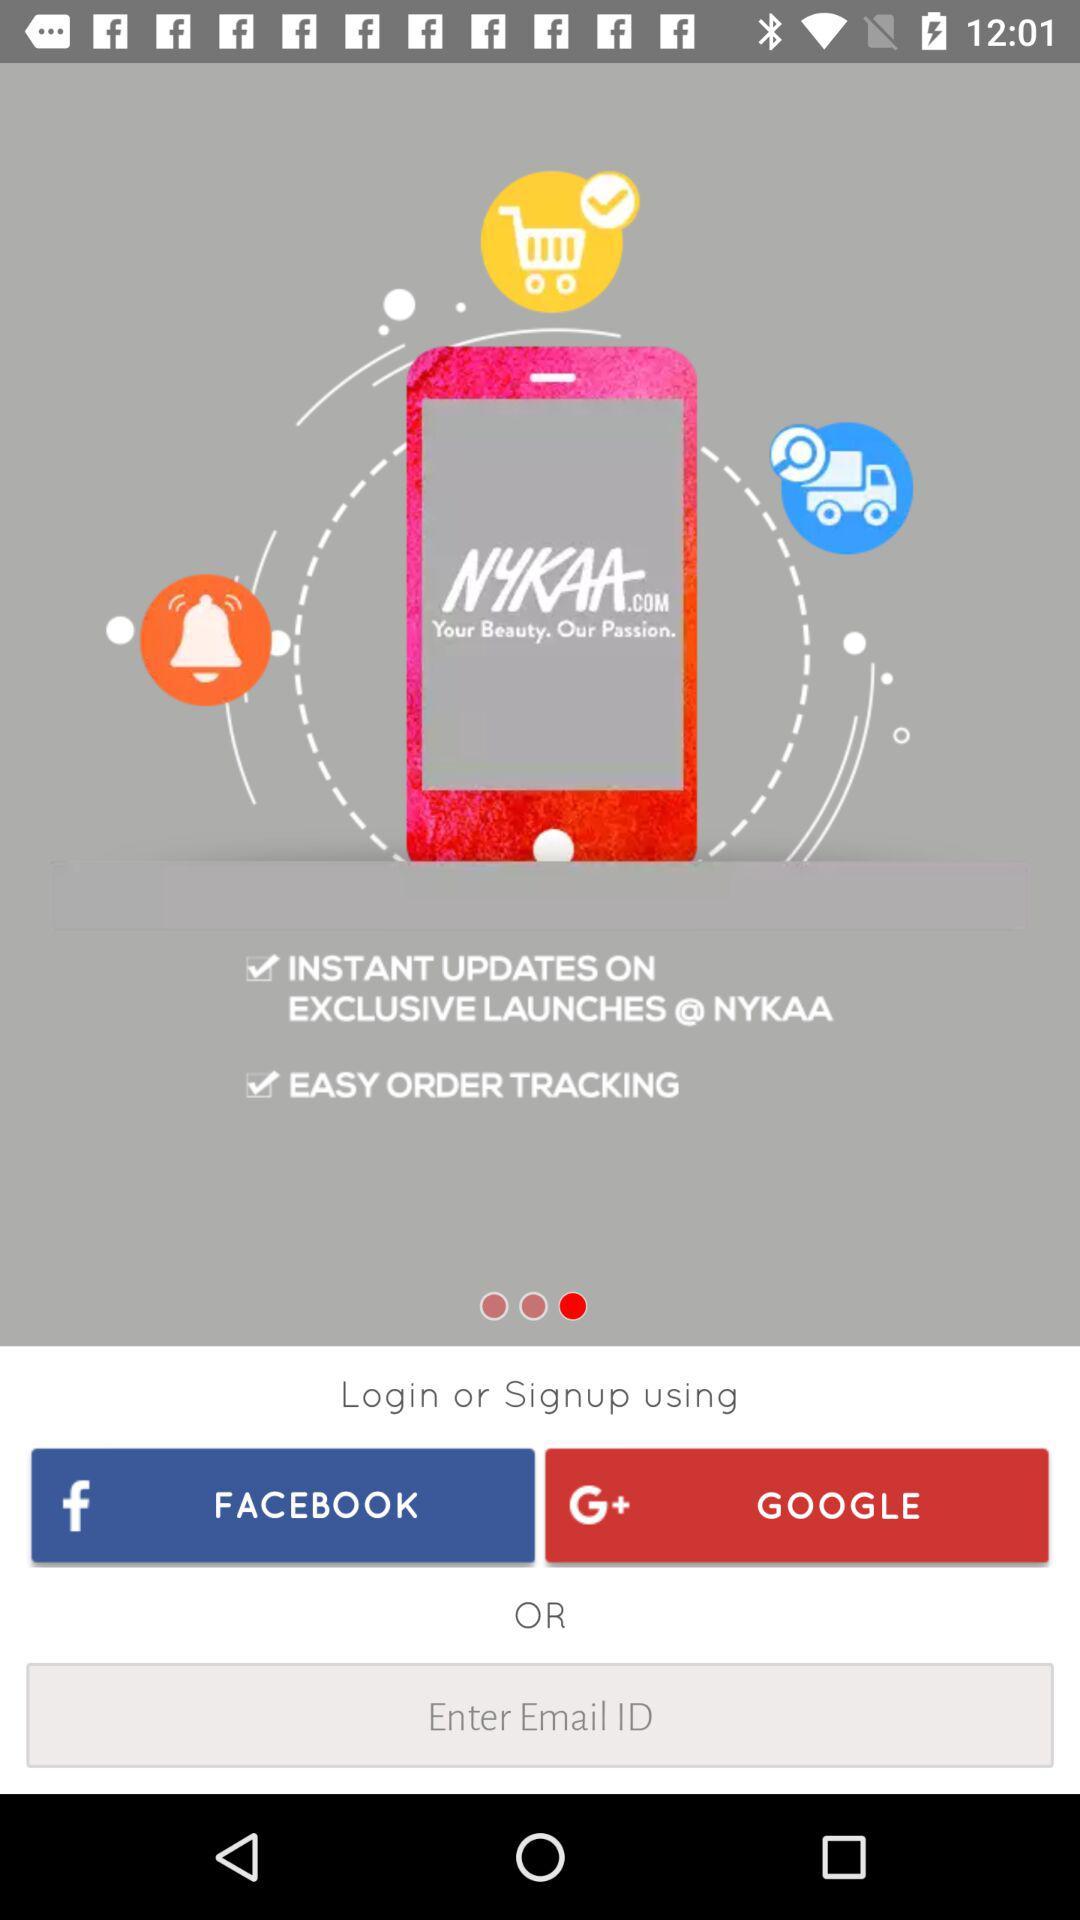  I want to click on the item below login or signup, so click(795, 1504).